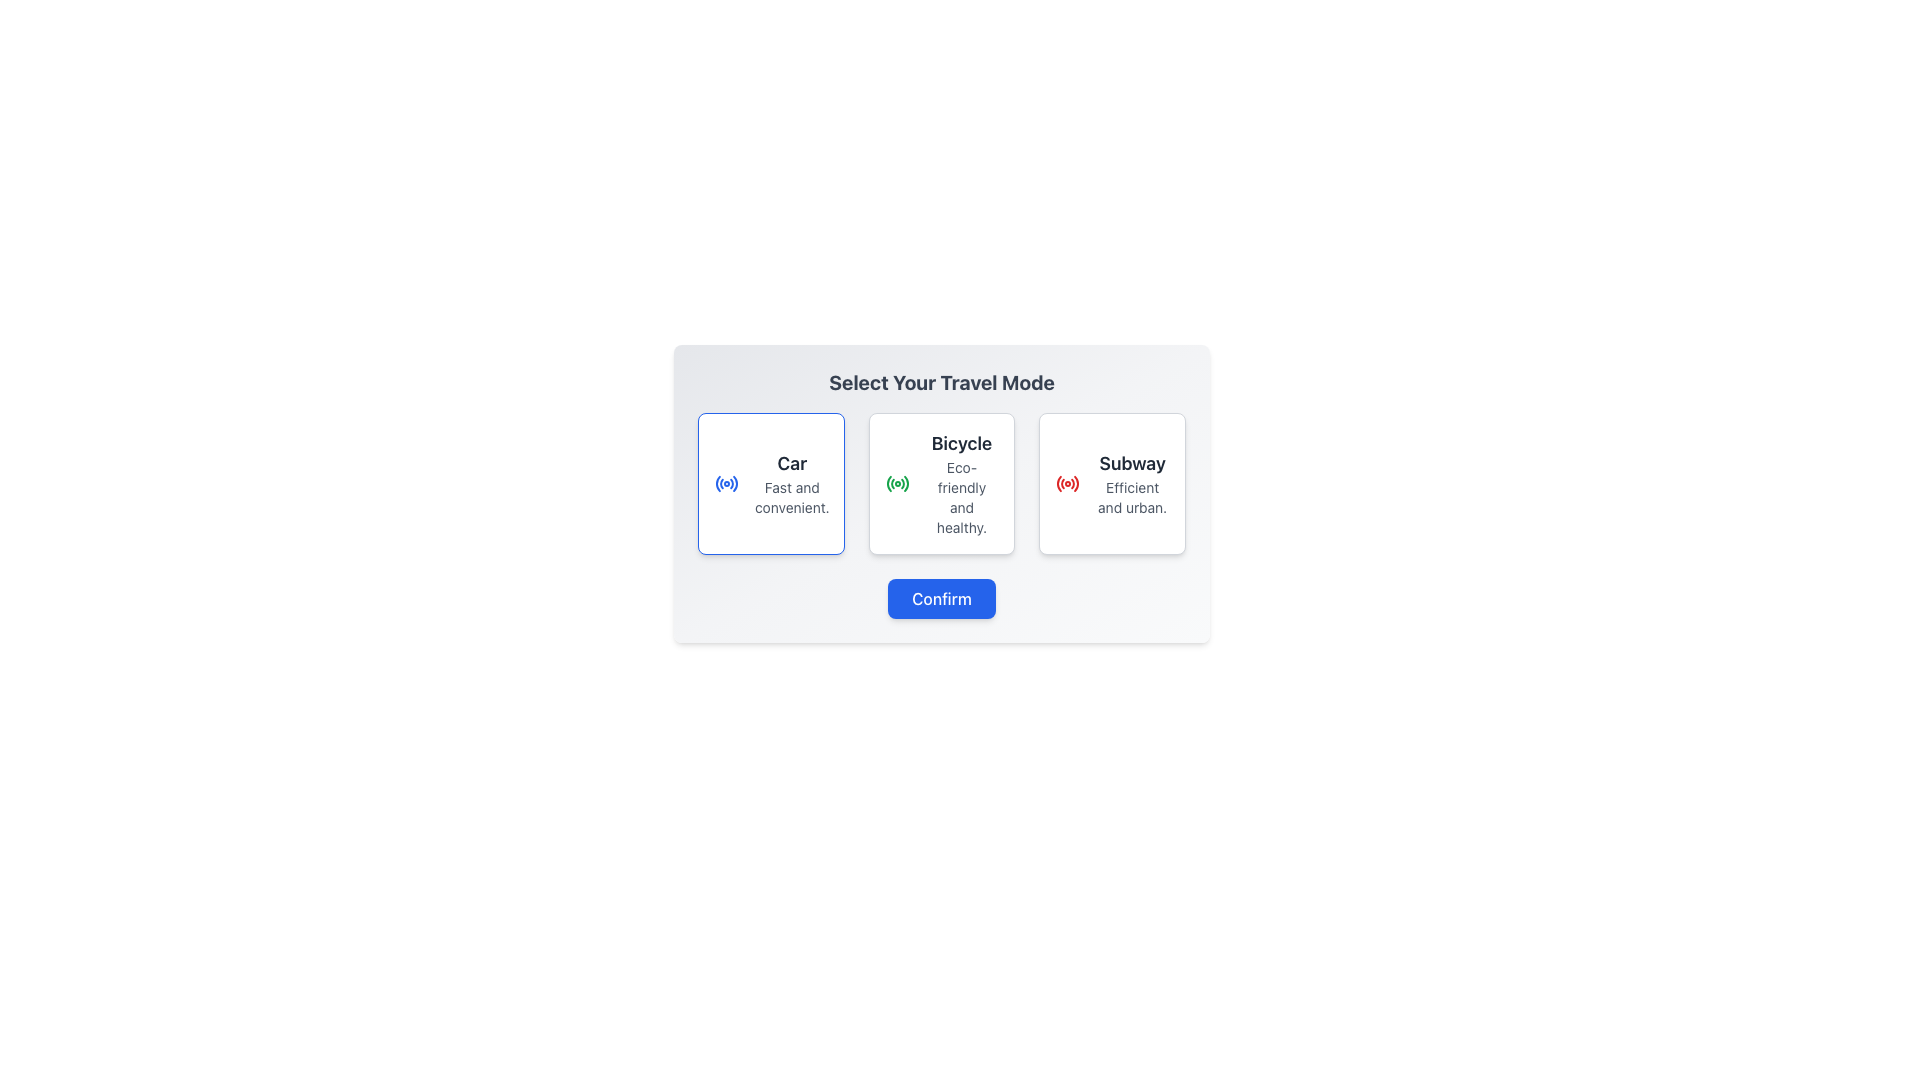  What do you see at coordinates (1132, 496) in the screenshot?
I see `the static text label providing details about the 'Subway' travel mode option, which is located below the bold text 'Subway' within the rightmost card of the card group under 'Select Your Travel Mode'` at bounding box center [1132, 496].